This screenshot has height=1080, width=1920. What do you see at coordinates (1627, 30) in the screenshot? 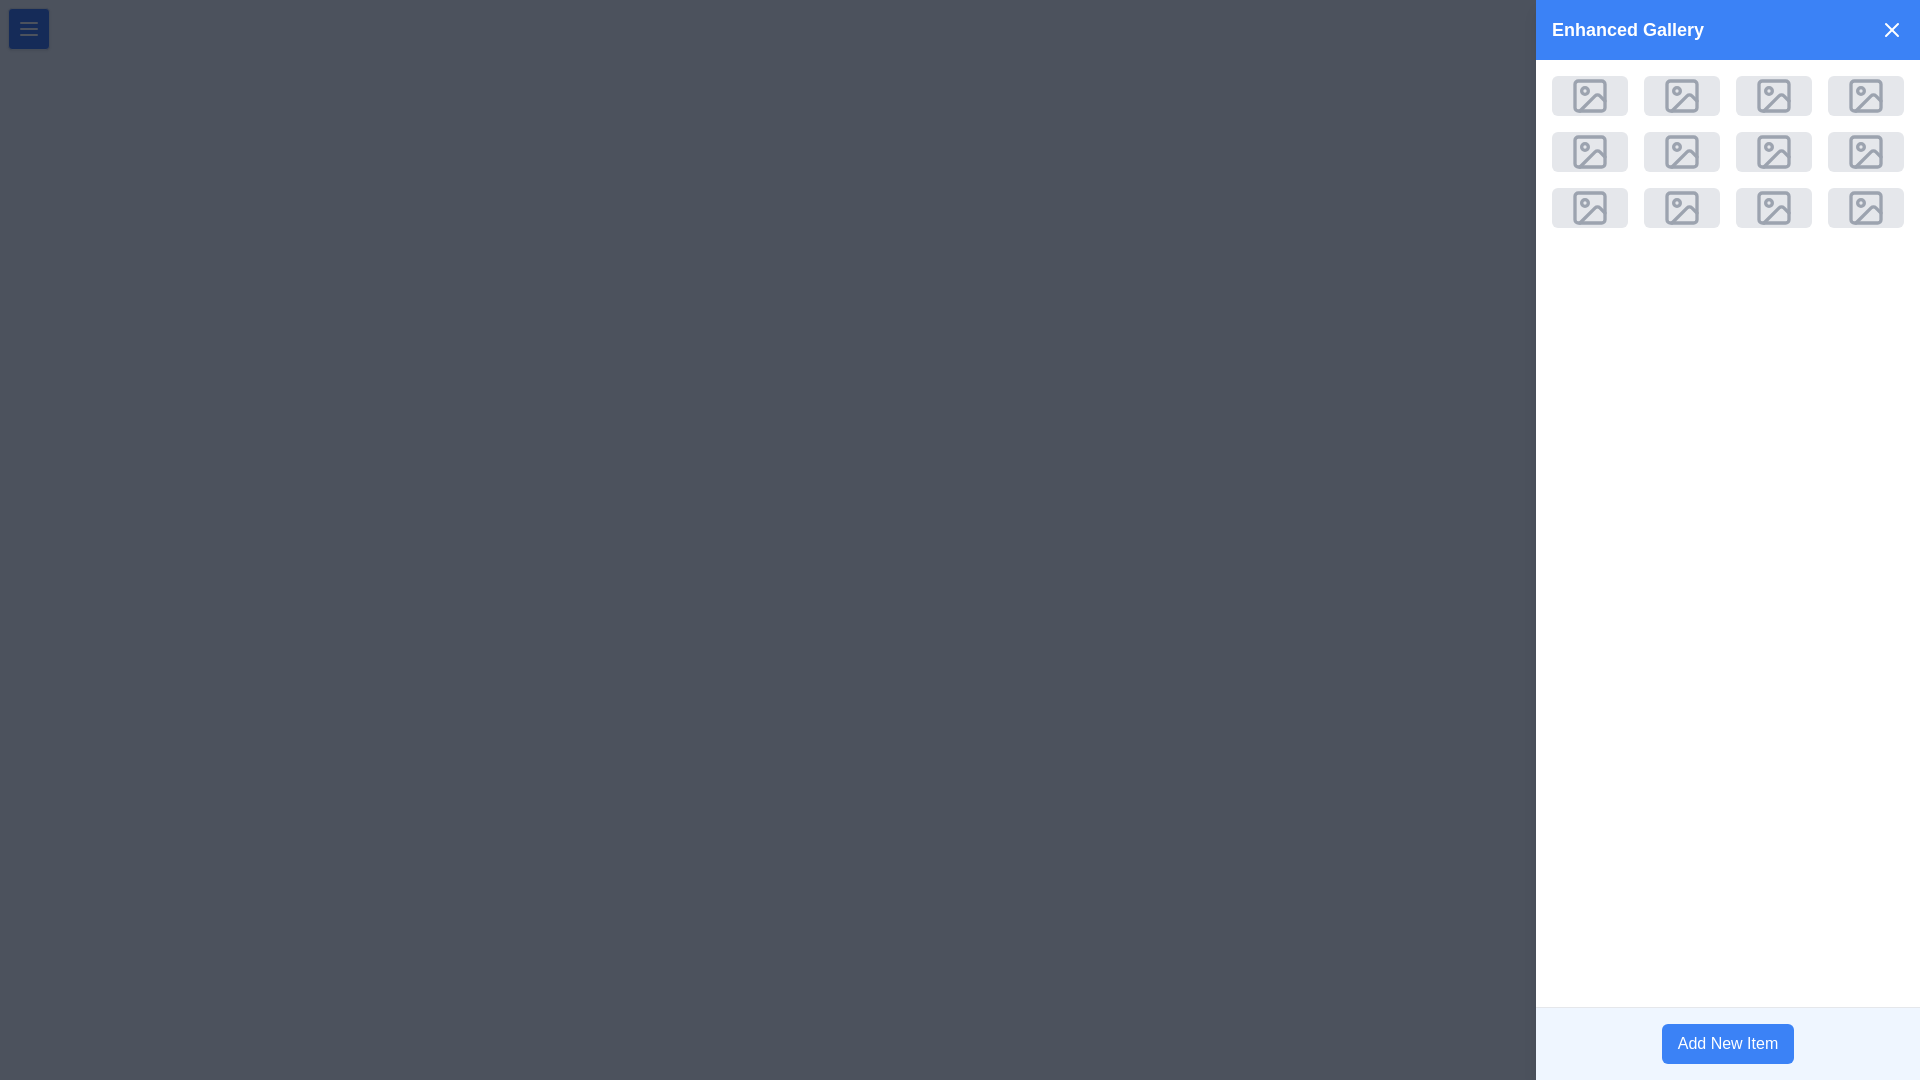
I see `heading text located at the top left of the gallery interface, which serves as the title for the gallery` at bounding box center [1627, 30].